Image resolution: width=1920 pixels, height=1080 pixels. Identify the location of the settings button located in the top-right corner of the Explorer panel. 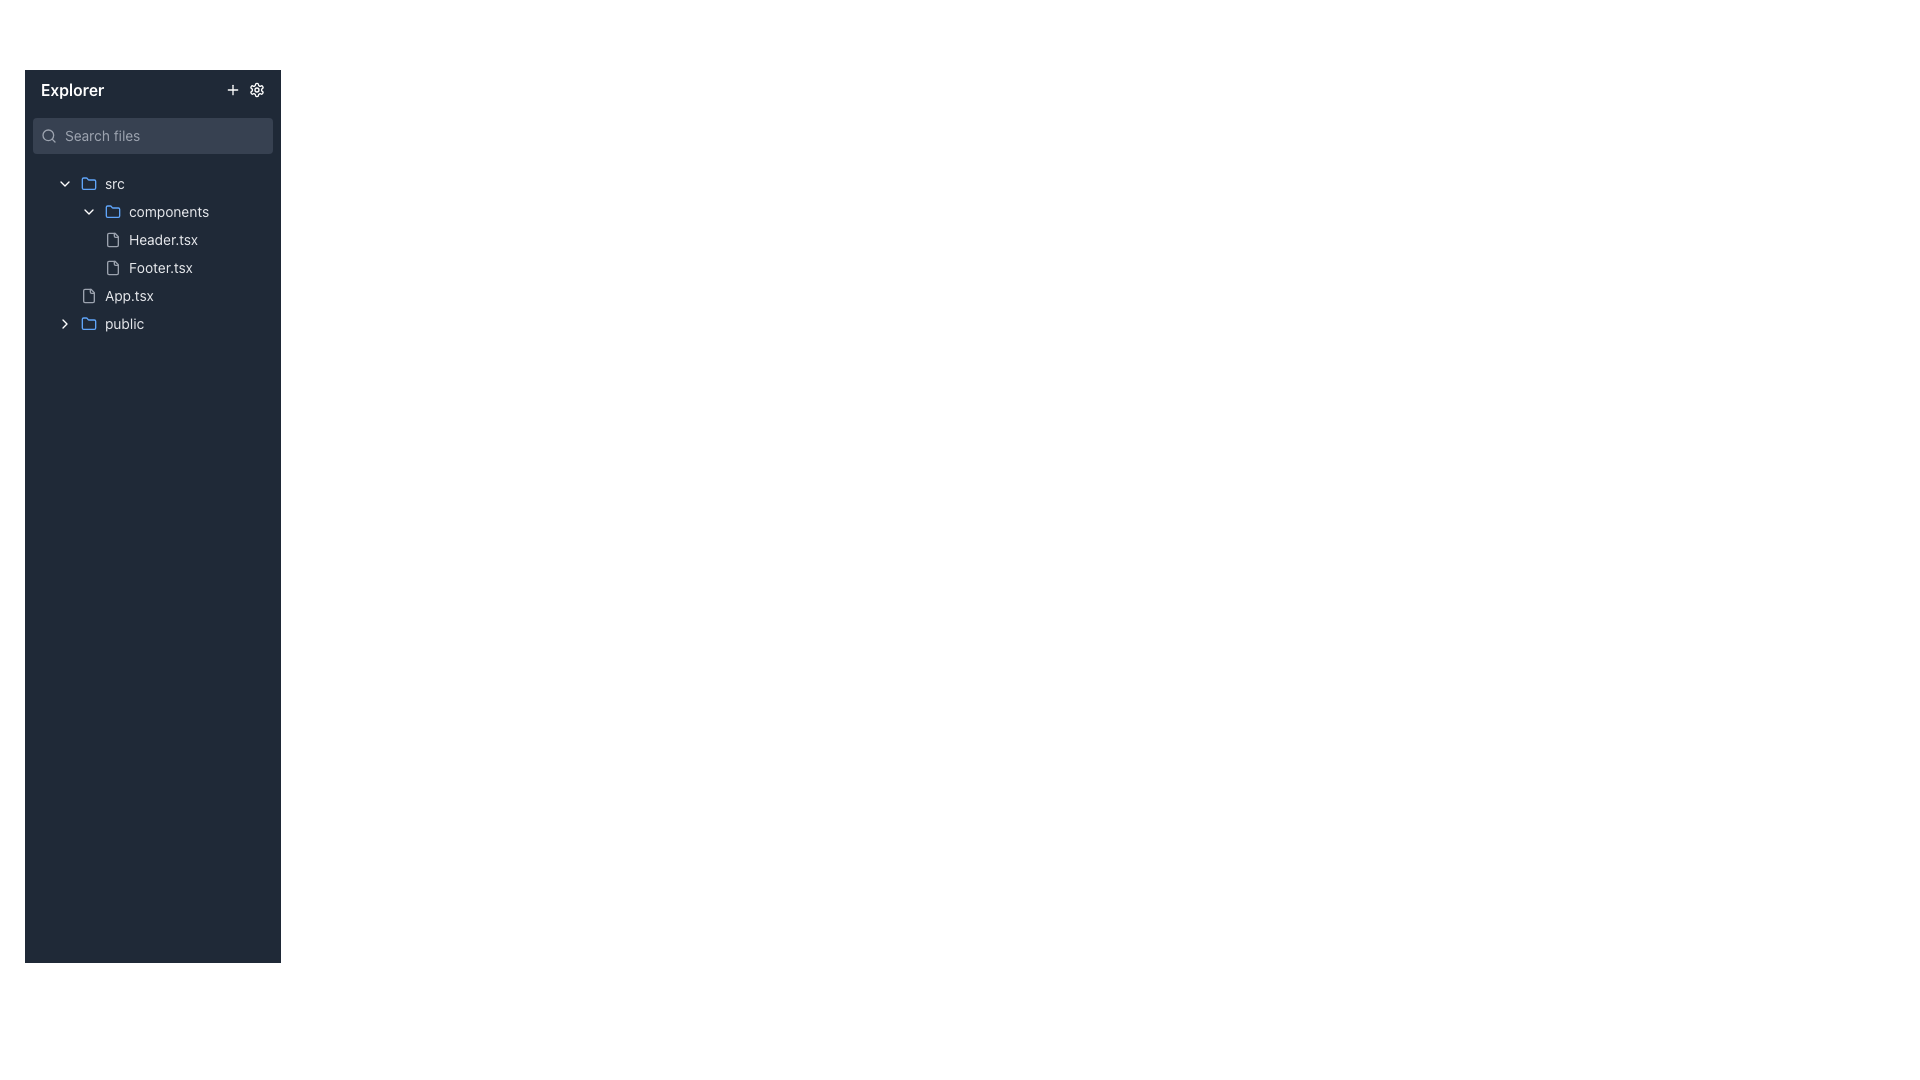
(256, 88).